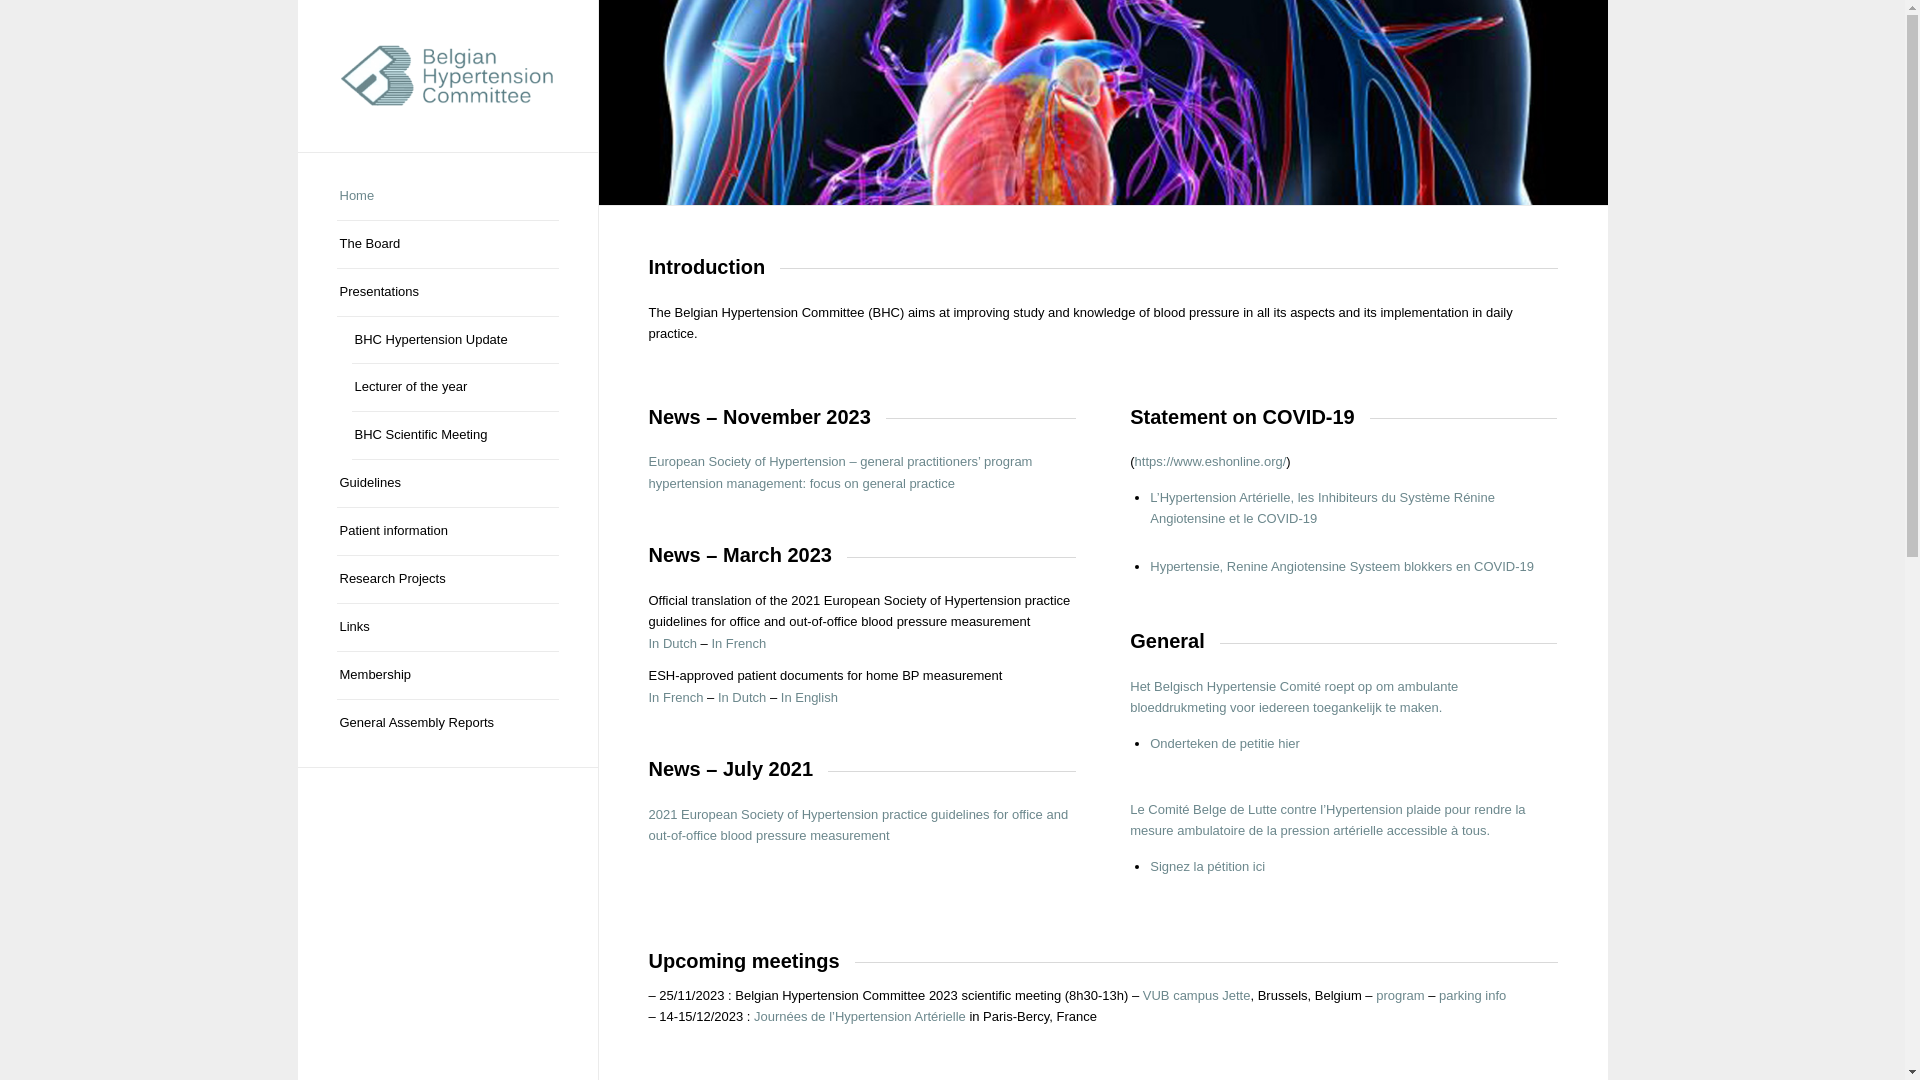 This screenshot has height=1080, width=1920. What do you see at coordinates (454, 339) in the screenshot?
I see `'BHC Hypertension Update'` at bounding box center [454, 339].